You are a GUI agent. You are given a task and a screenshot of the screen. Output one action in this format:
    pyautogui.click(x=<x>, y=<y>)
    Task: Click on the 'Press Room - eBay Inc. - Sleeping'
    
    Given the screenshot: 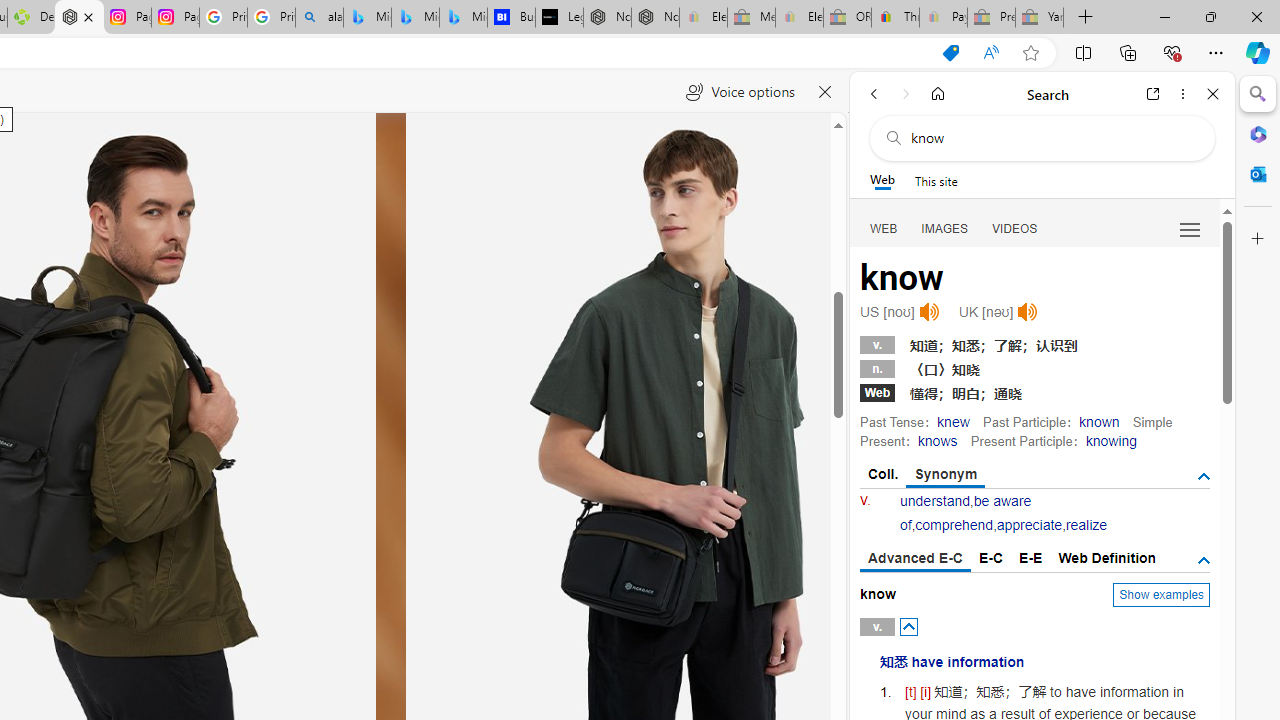 What is the action you would take?
    pyautogui.click(x=991, y=17)
    